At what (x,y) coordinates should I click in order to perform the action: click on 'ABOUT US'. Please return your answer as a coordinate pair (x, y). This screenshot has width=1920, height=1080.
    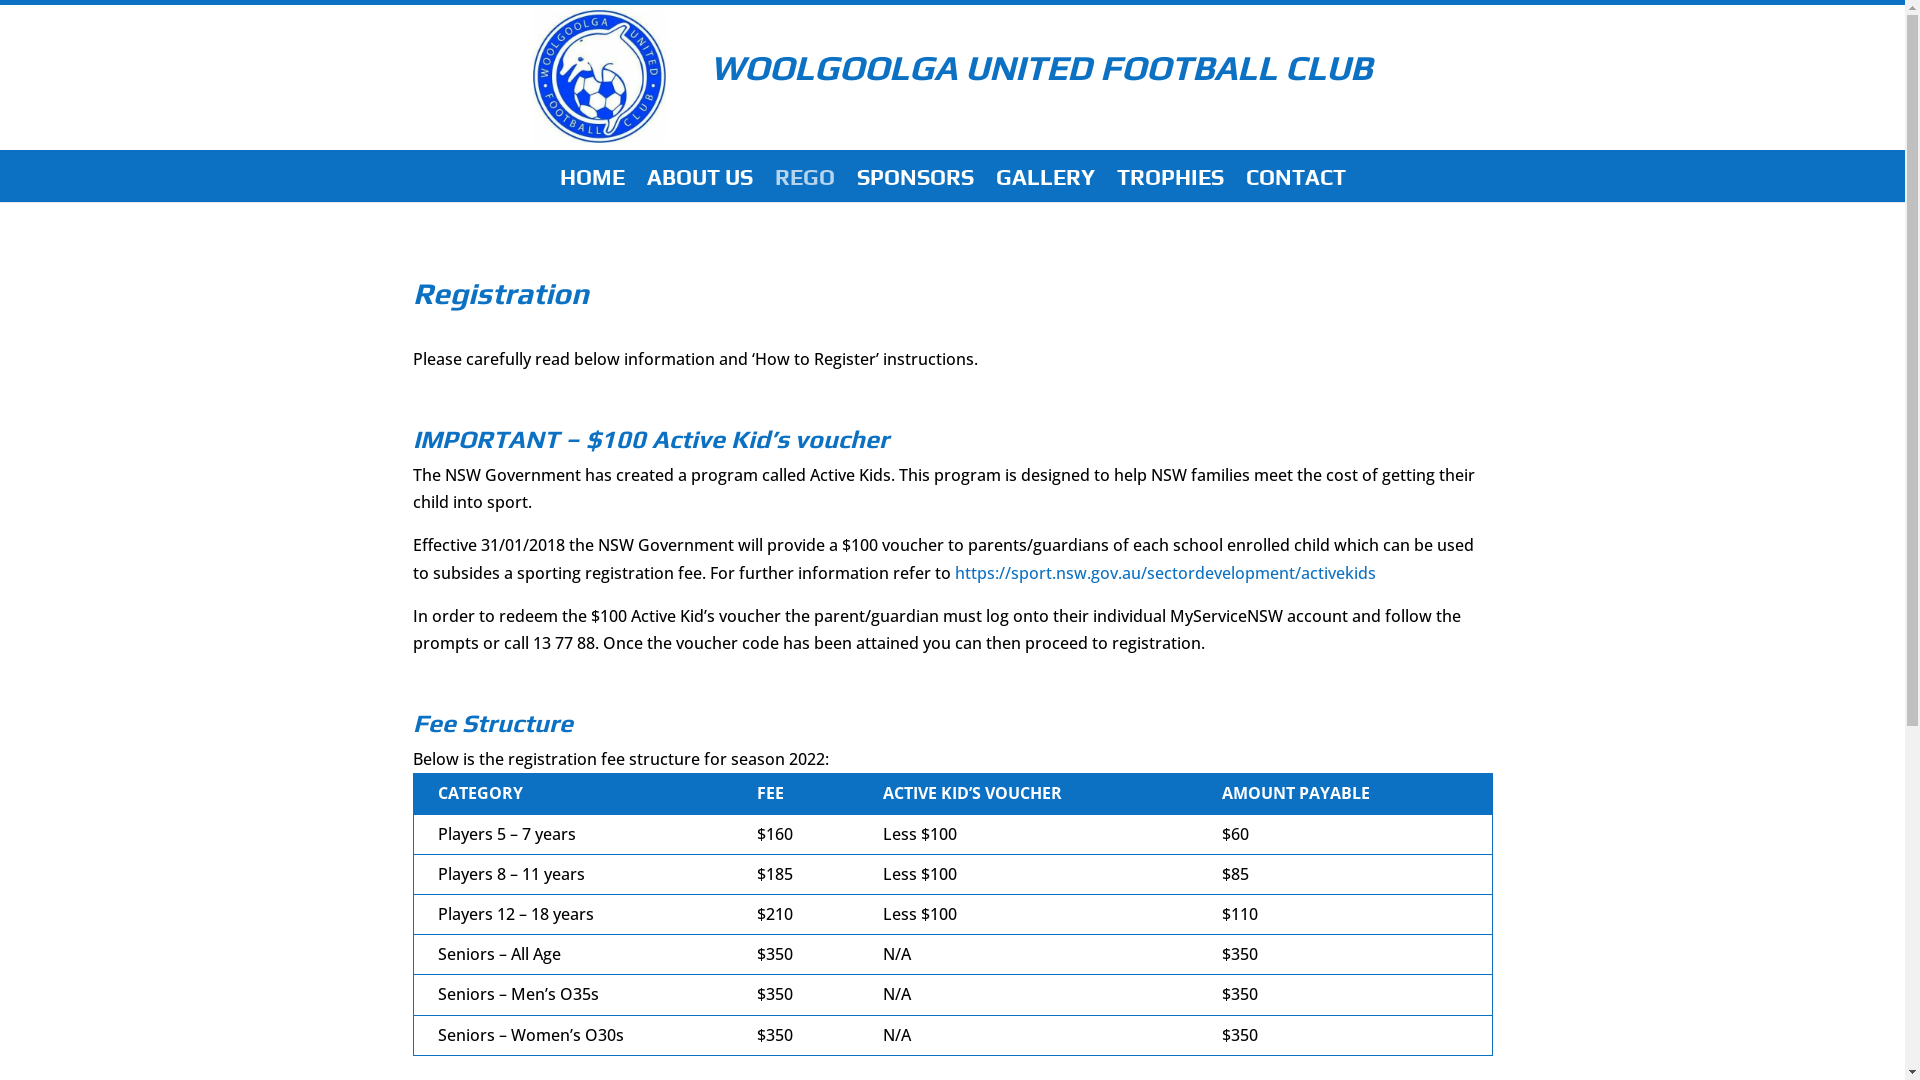
    Looking at the image, I should click on (699, 185).